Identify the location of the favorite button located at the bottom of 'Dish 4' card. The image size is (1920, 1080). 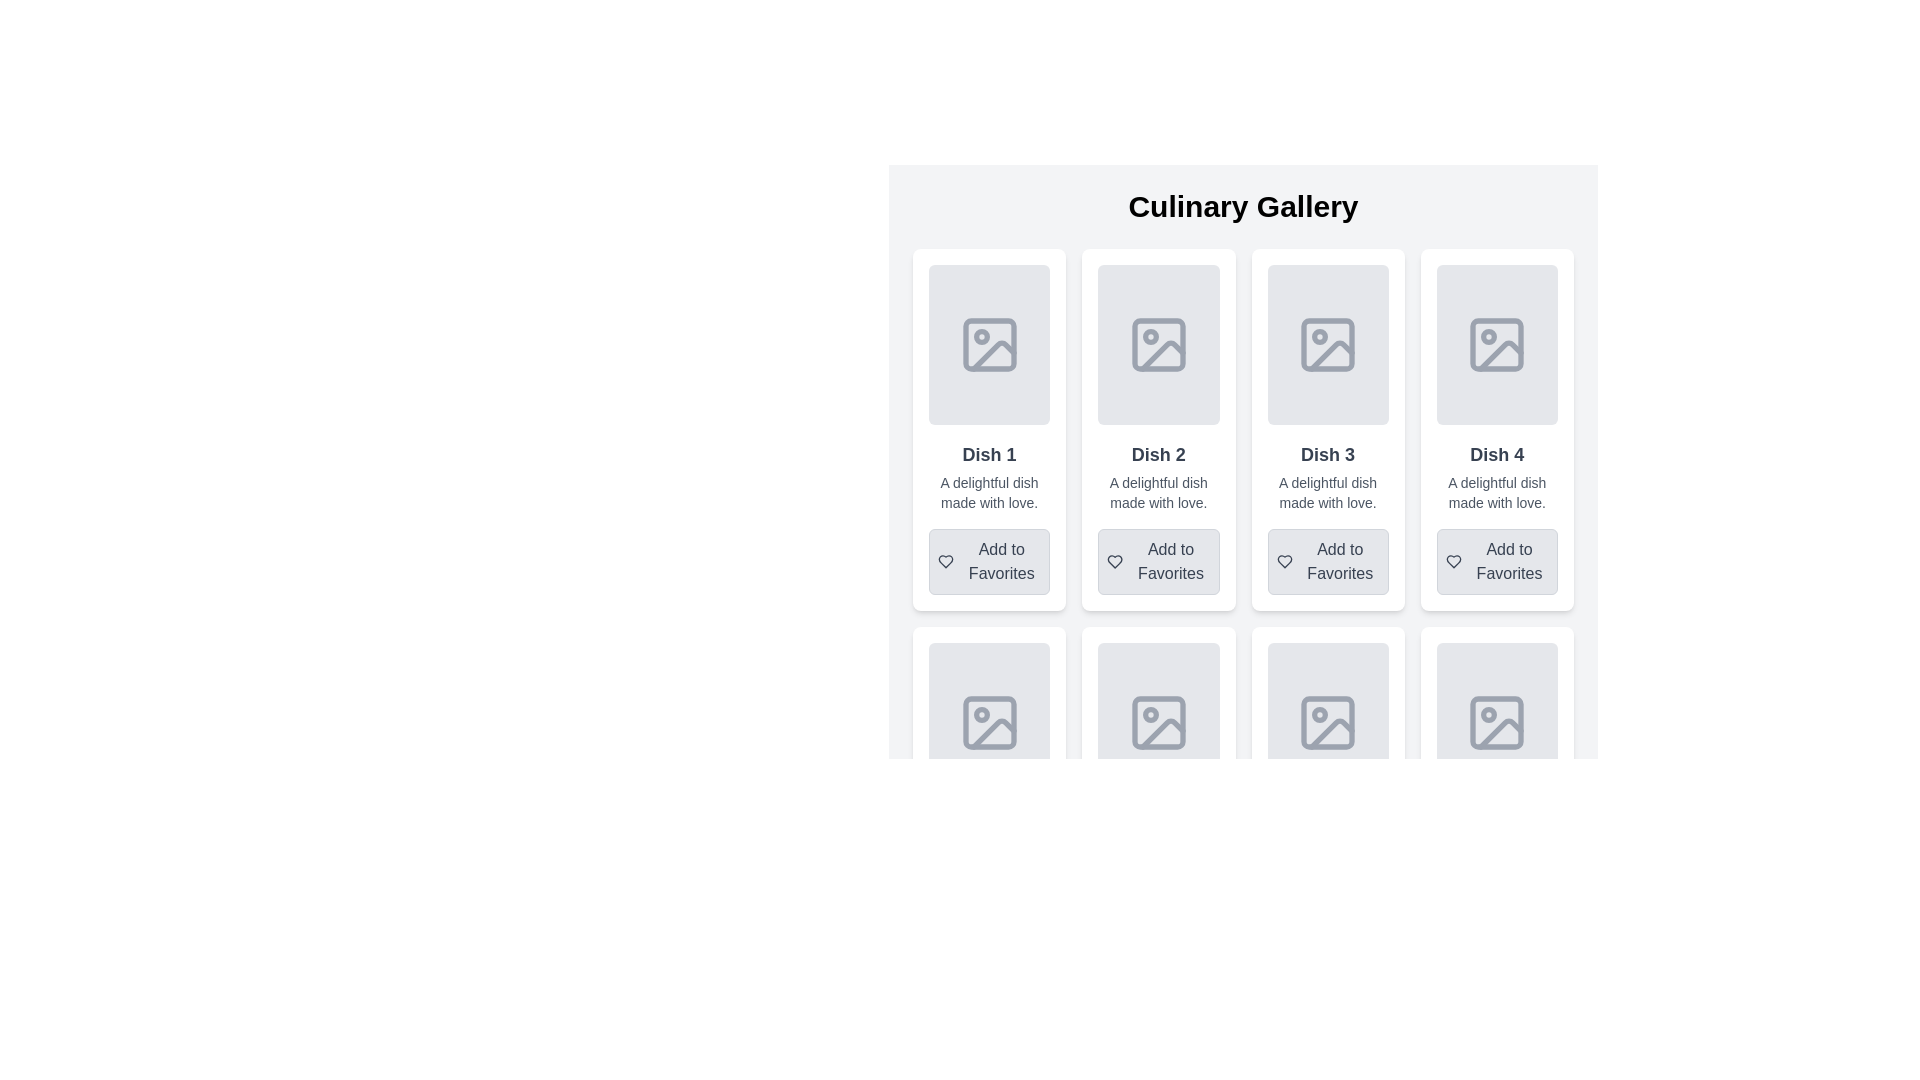
(1497, 562).